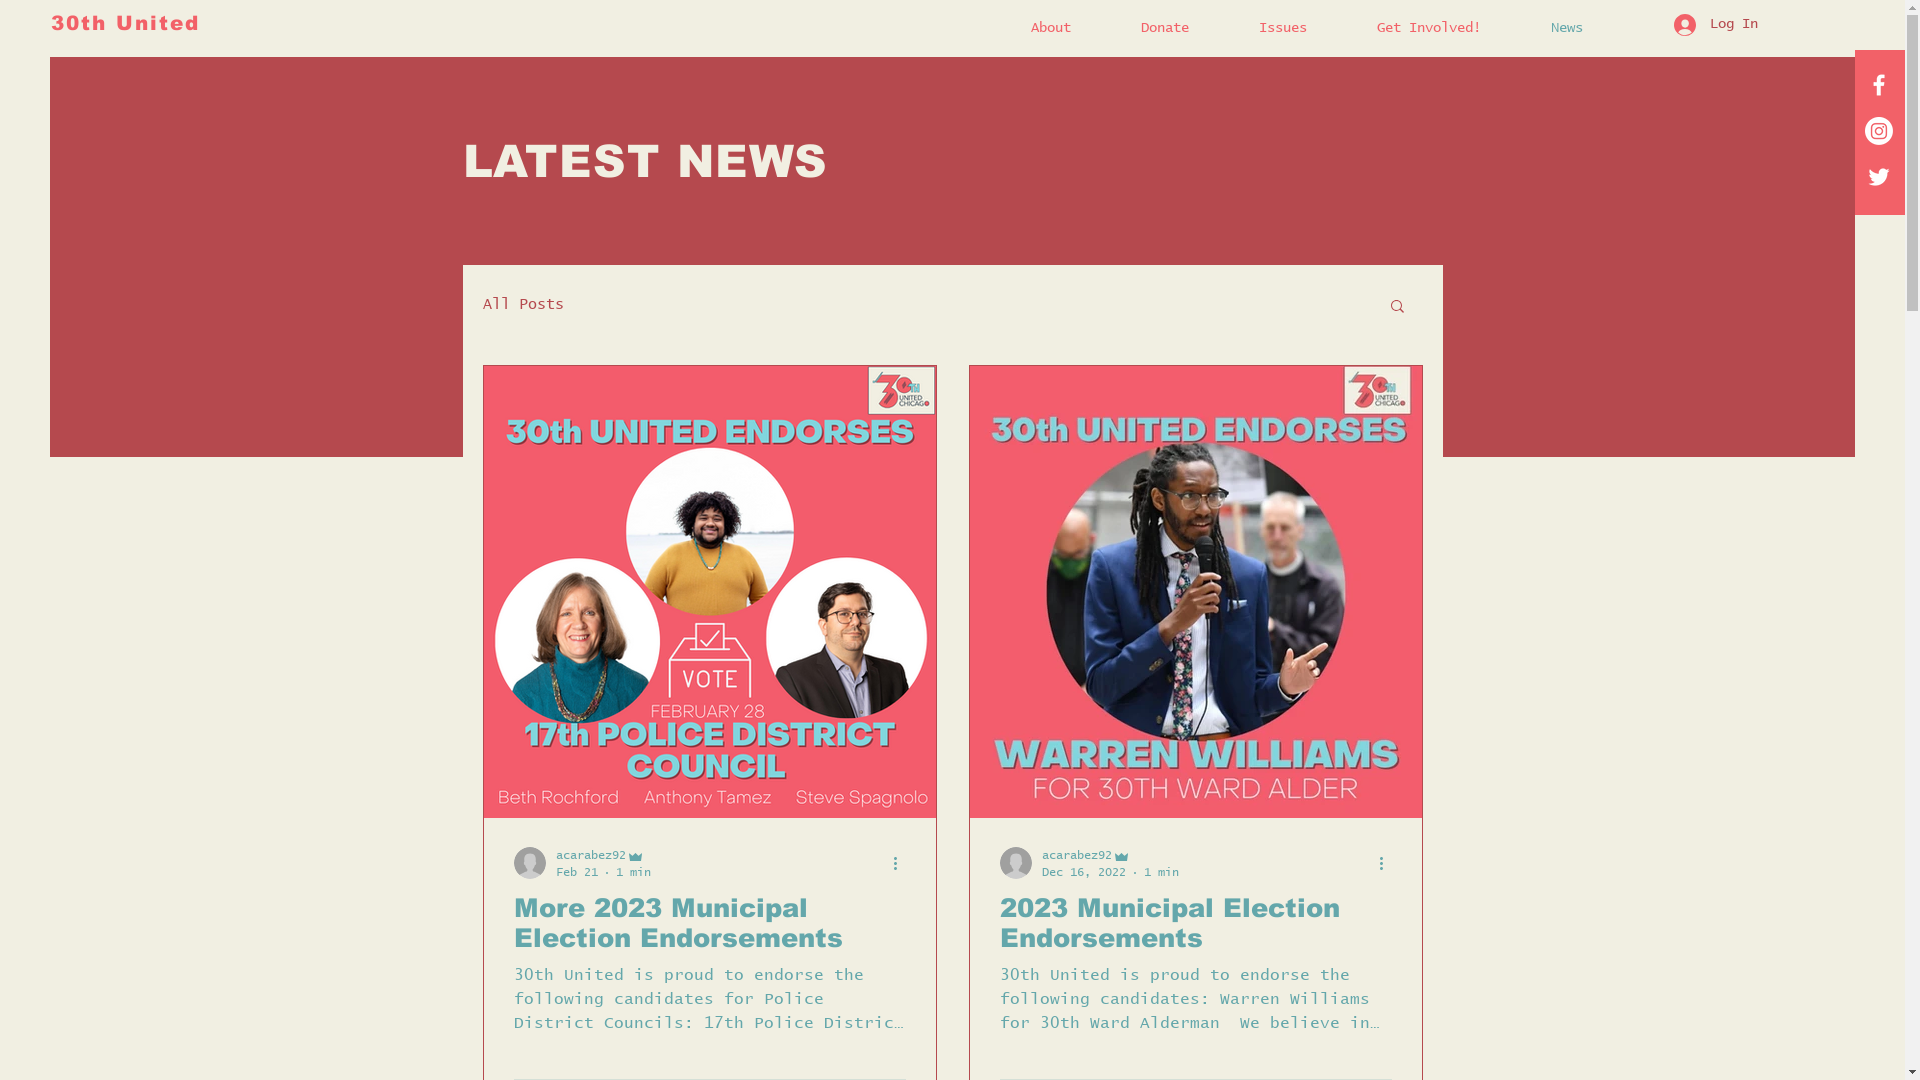 The height and width of the screenshot is (1080, 1920). I want to click on 'Donate', so click(1185, 27).